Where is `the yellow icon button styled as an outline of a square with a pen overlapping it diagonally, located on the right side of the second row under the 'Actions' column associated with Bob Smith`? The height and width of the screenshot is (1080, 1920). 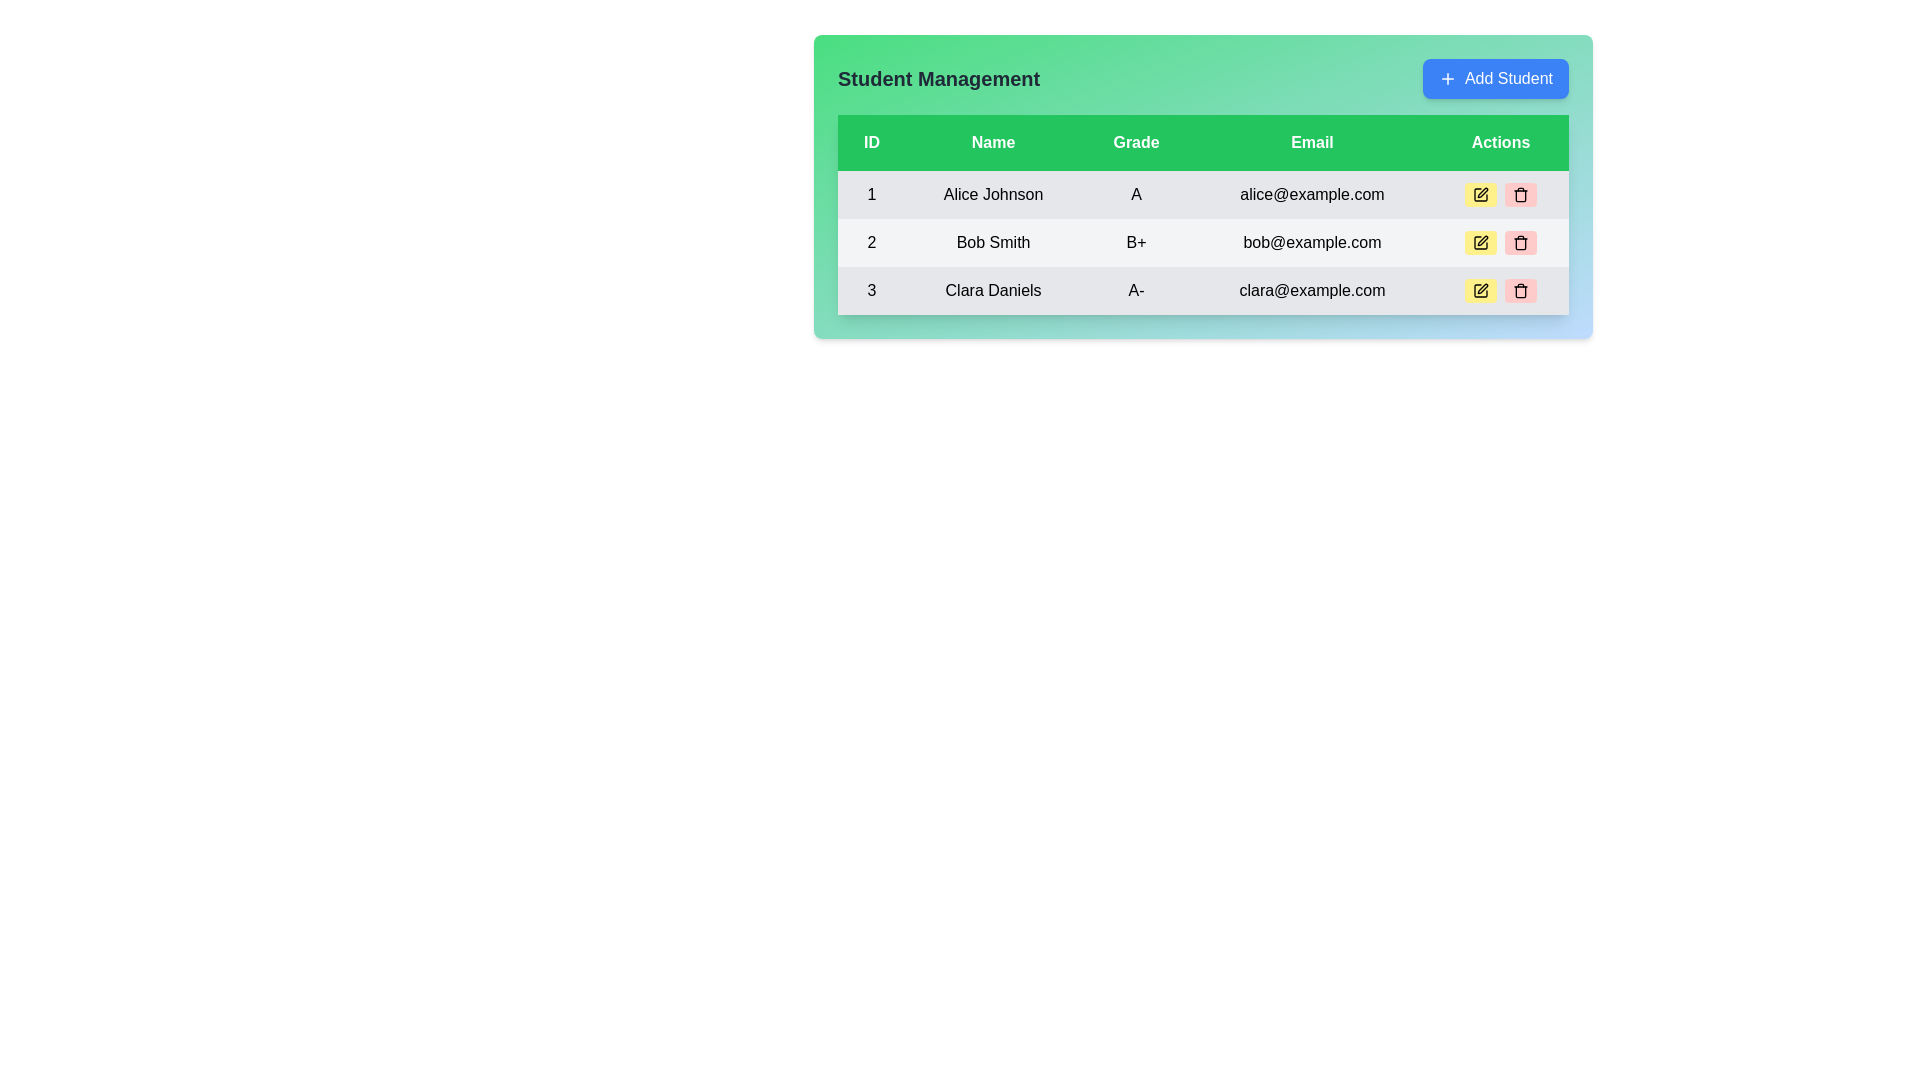
the yellow icon button styled as an outline of a square with a pen overlapping it diagonally, located on the right side of the second row under the 'Actions' column associated with Bob Smith is located at coordinates (1480, 242).